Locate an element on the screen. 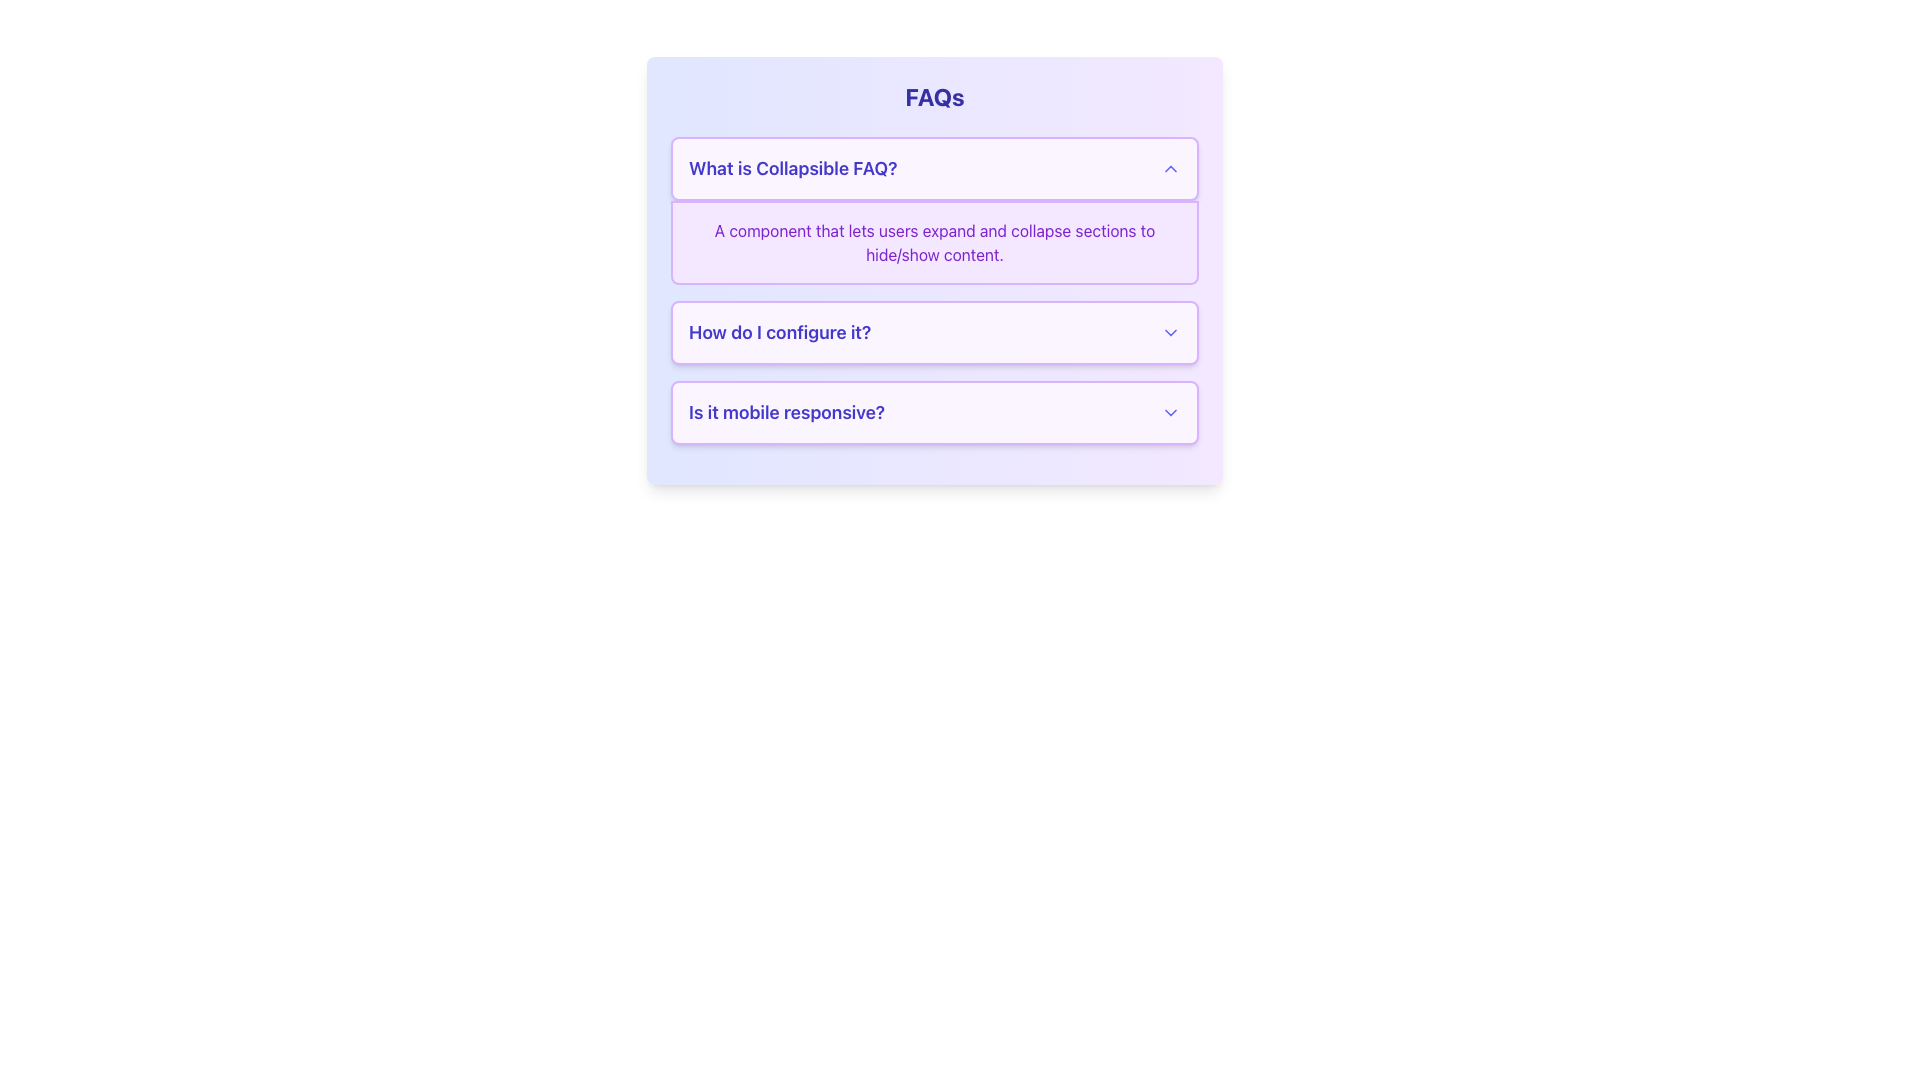 The width and height of the screenshot is (1920, 1080). the upward-pointing chevron icon styled in indigo at the rightmost side of the row labeled 'What is Collapsible FAQ?' is located at coordinates (1171, 168).